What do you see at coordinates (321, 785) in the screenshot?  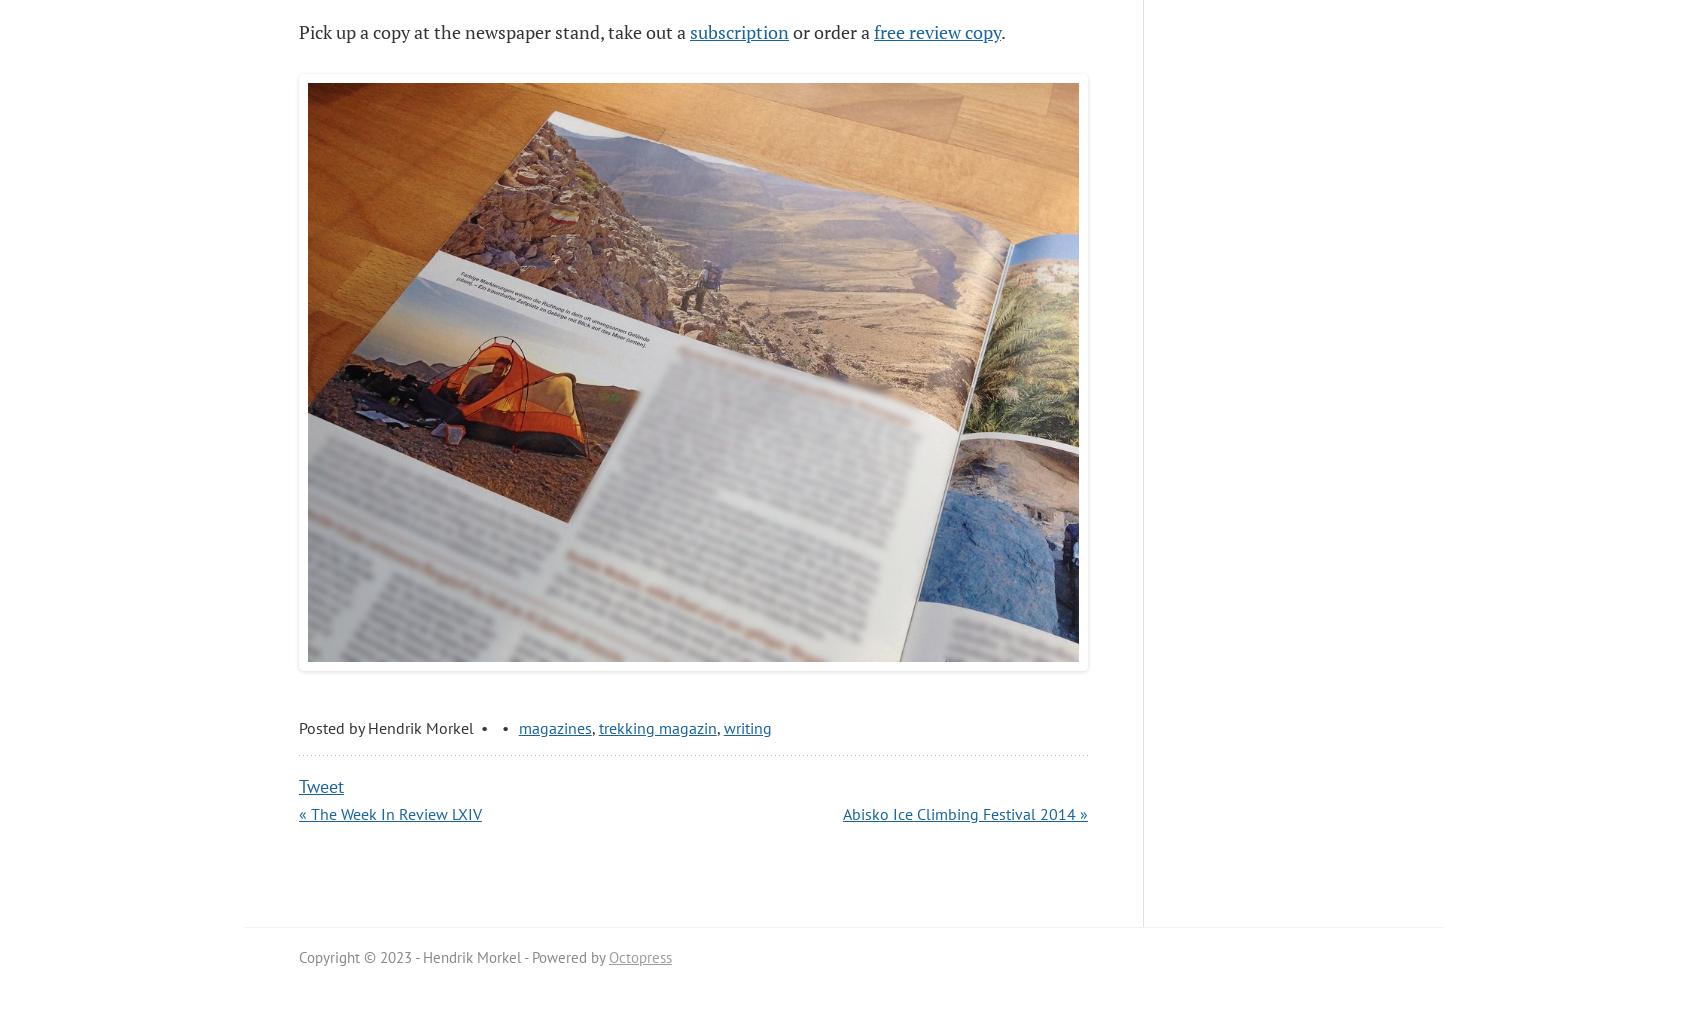 I see `'Tweet'` at bounding box center [321, 785].